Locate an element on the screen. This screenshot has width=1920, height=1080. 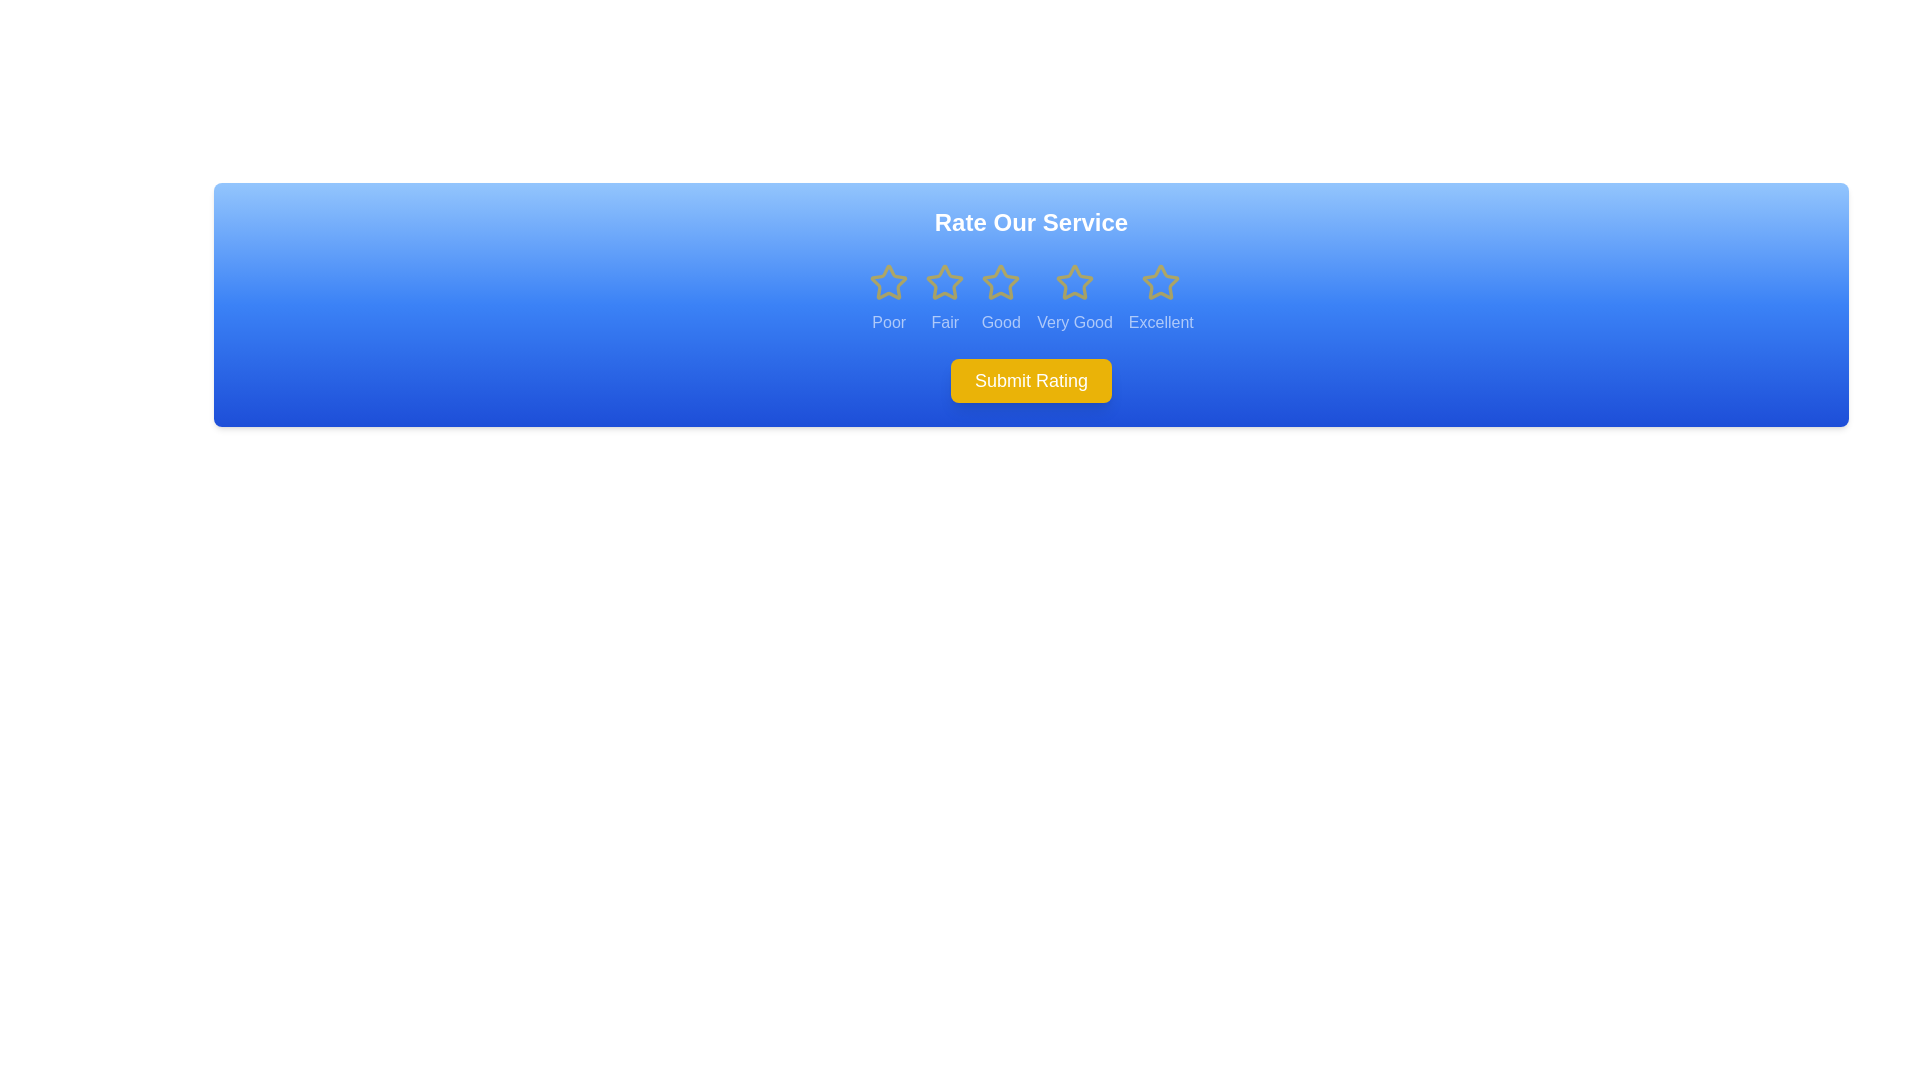
the 'Very Good' text label, which is the fourth label in a horizontal arrangement below the star rating system is located at coordinates (1074, 322).